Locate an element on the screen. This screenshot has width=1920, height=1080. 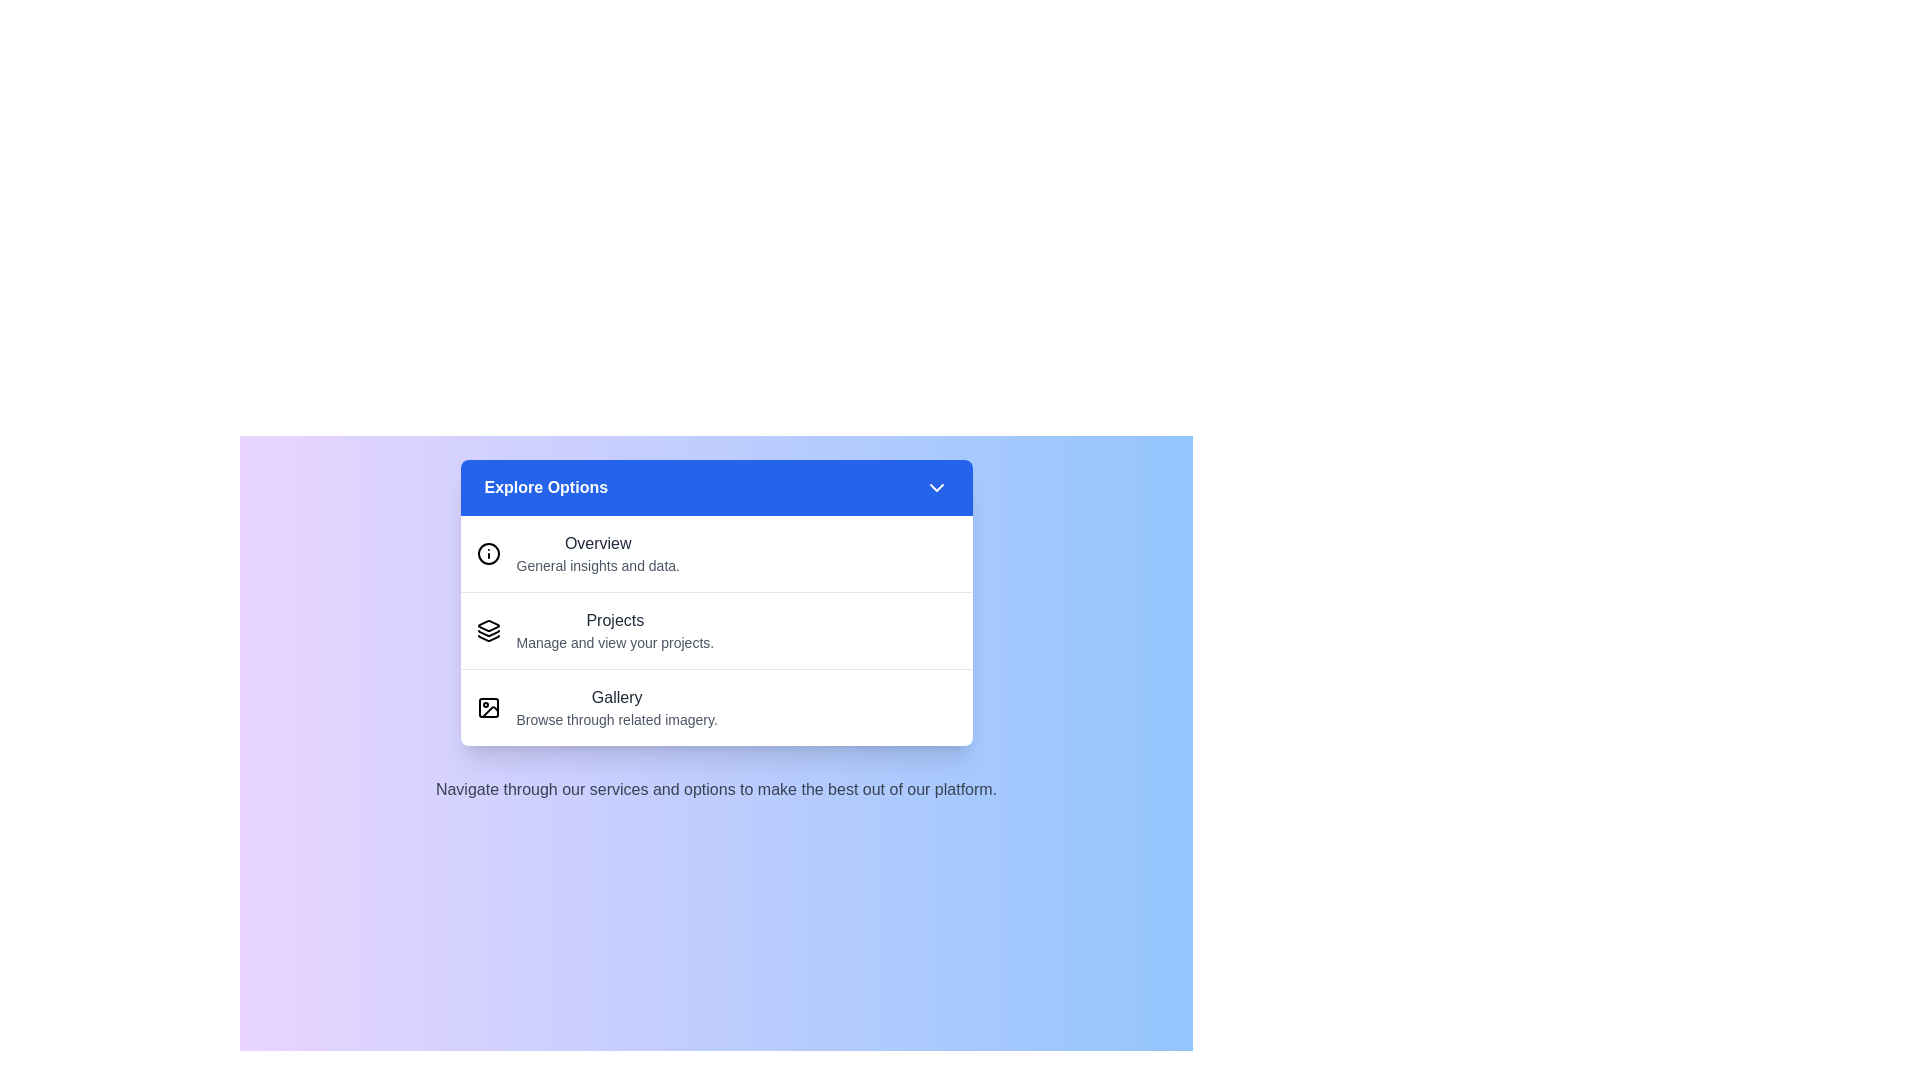
the menu item Gallery from the options is located at coordinates (616, 707).